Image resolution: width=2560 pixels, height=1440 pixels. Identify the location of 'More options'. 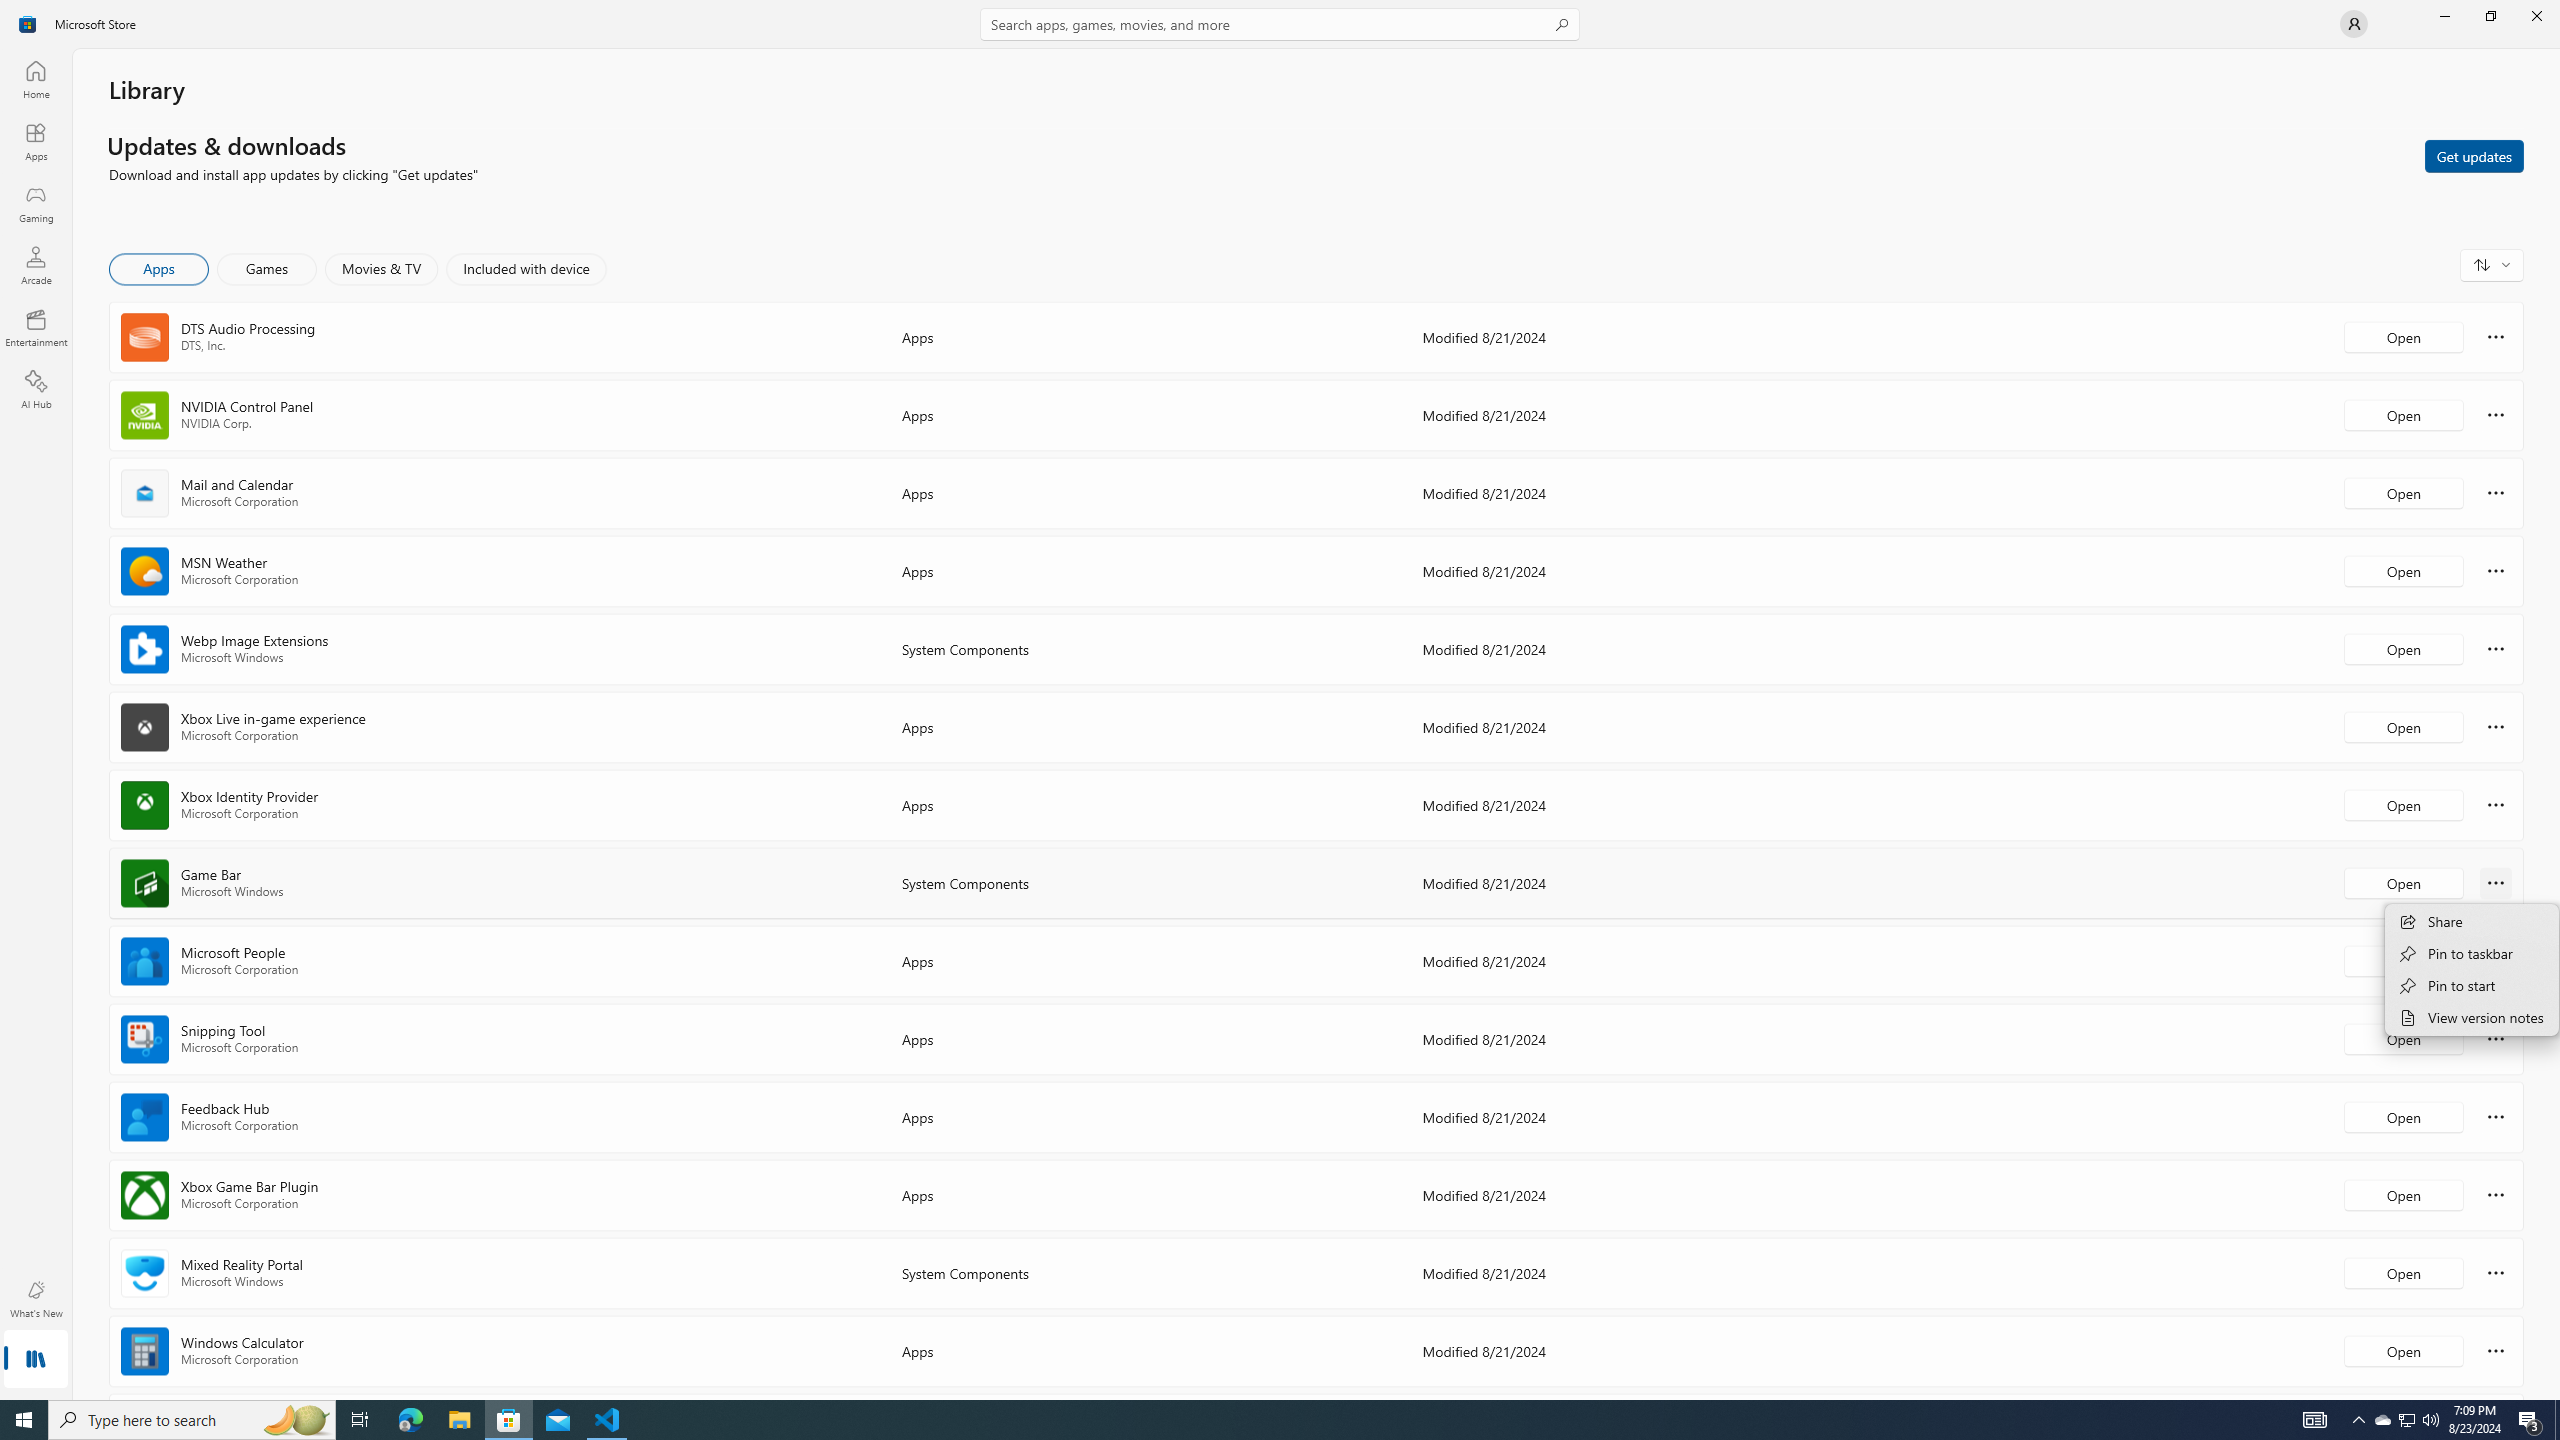
(2495, 1349).